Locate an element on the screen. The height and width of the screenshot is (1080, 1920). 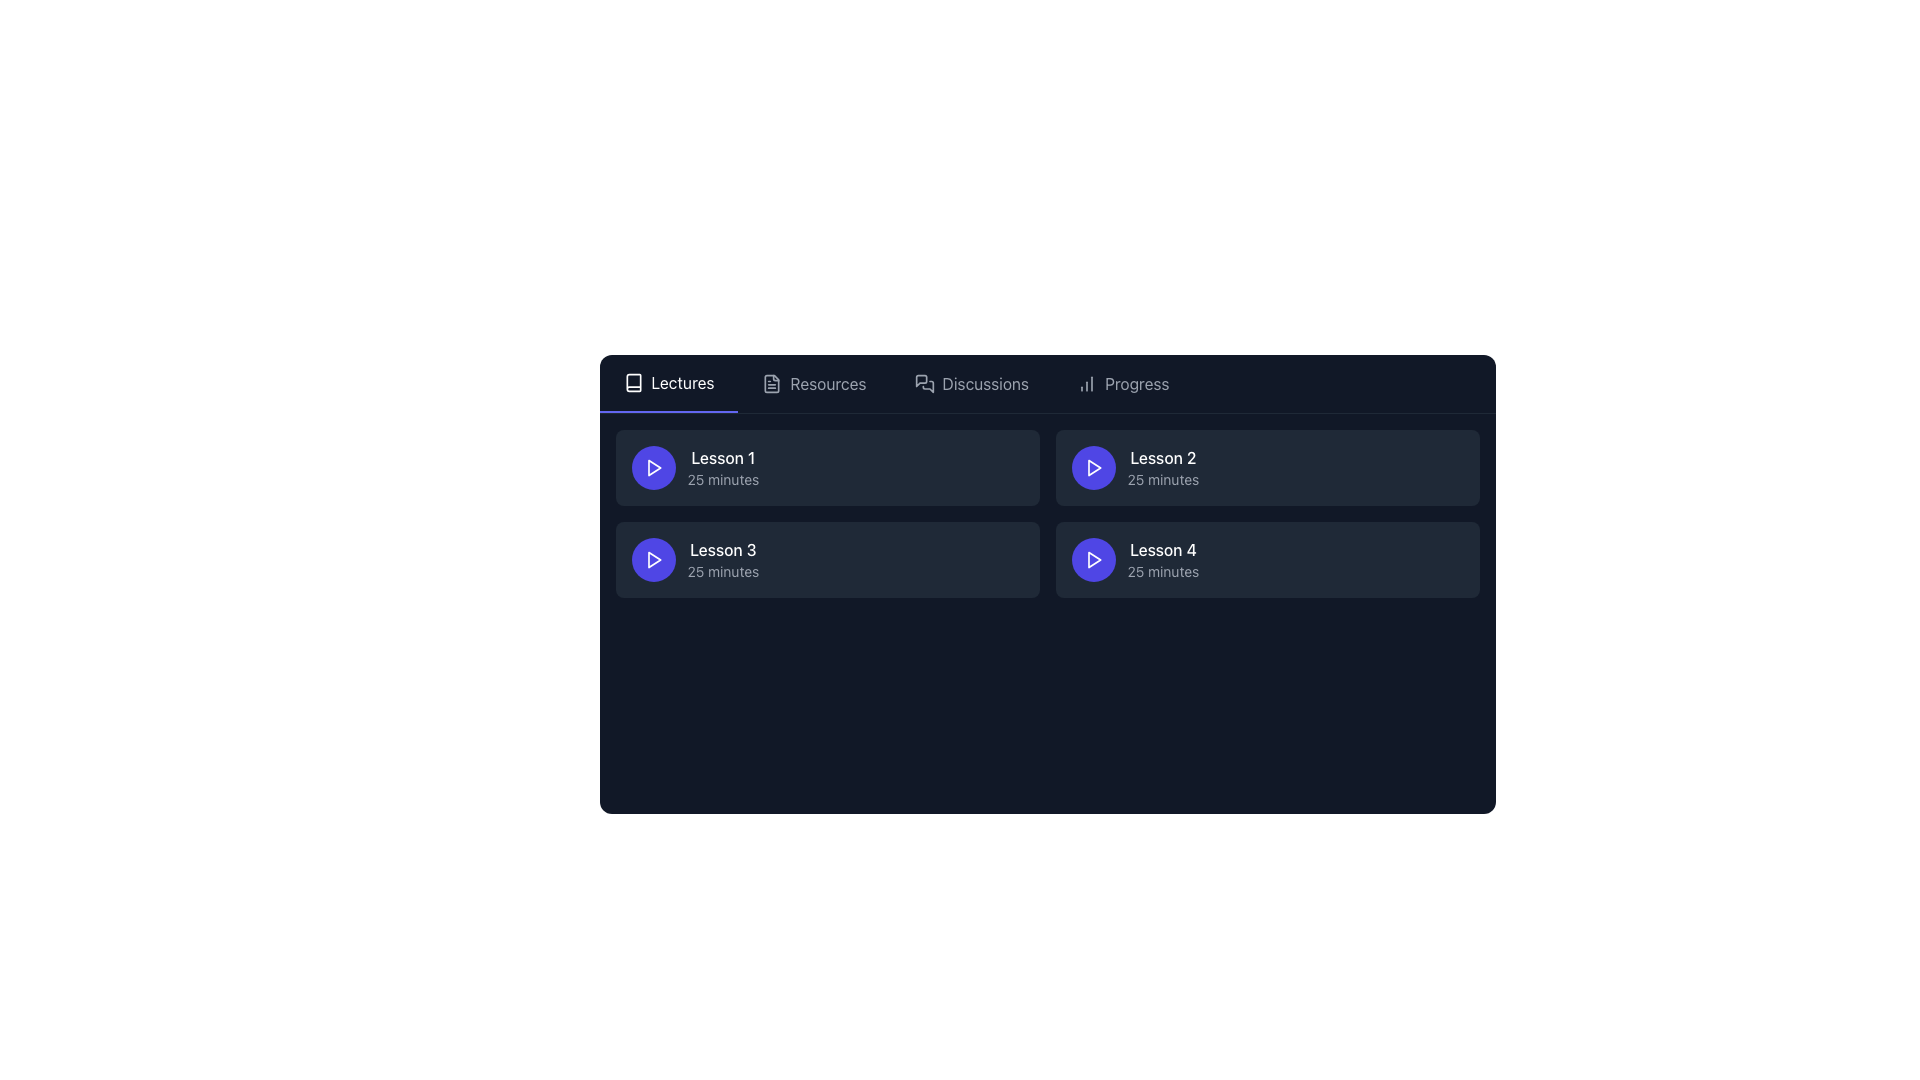
to select the 'Discussions' tab, which is the third item in the navigation bar, identifiable by its gray text and conversation bubble icon is located at coordinates (971, 384).